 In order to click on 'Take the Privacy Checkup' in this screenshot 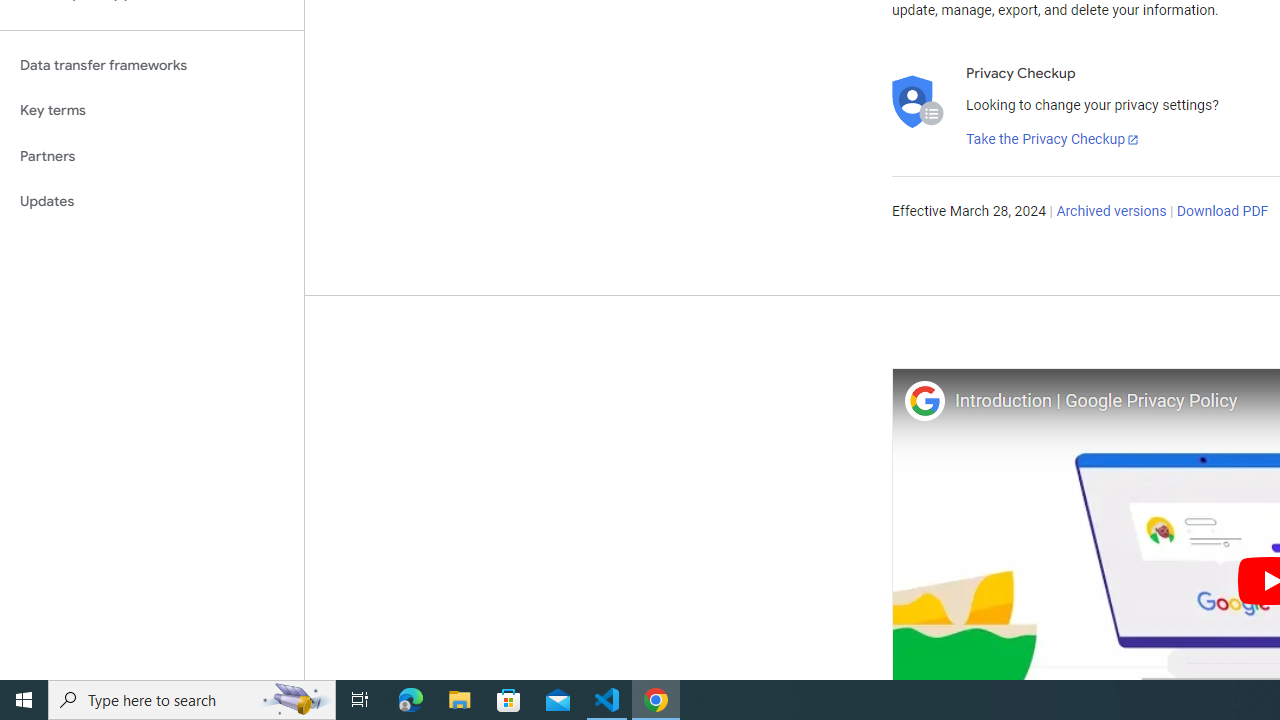, I will do `click(1052, 139)`.